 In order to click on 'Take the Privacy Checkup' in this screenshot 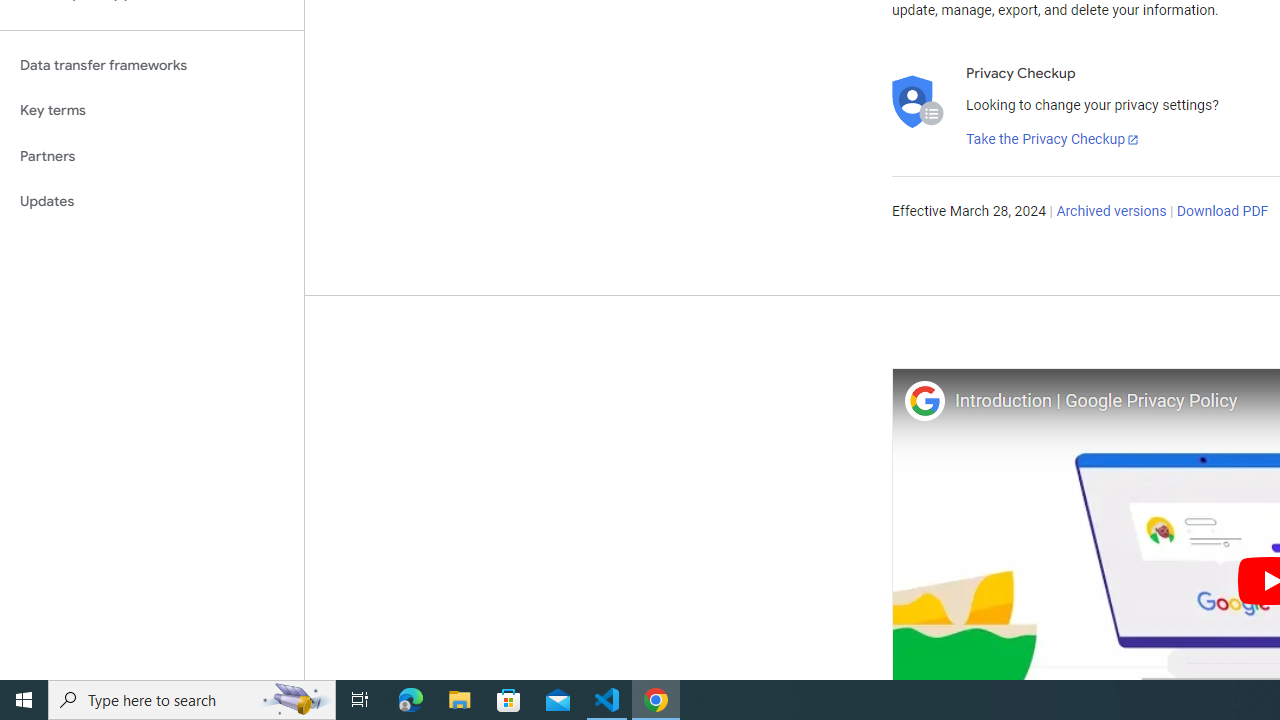, I will do `click(1052, 139)`.